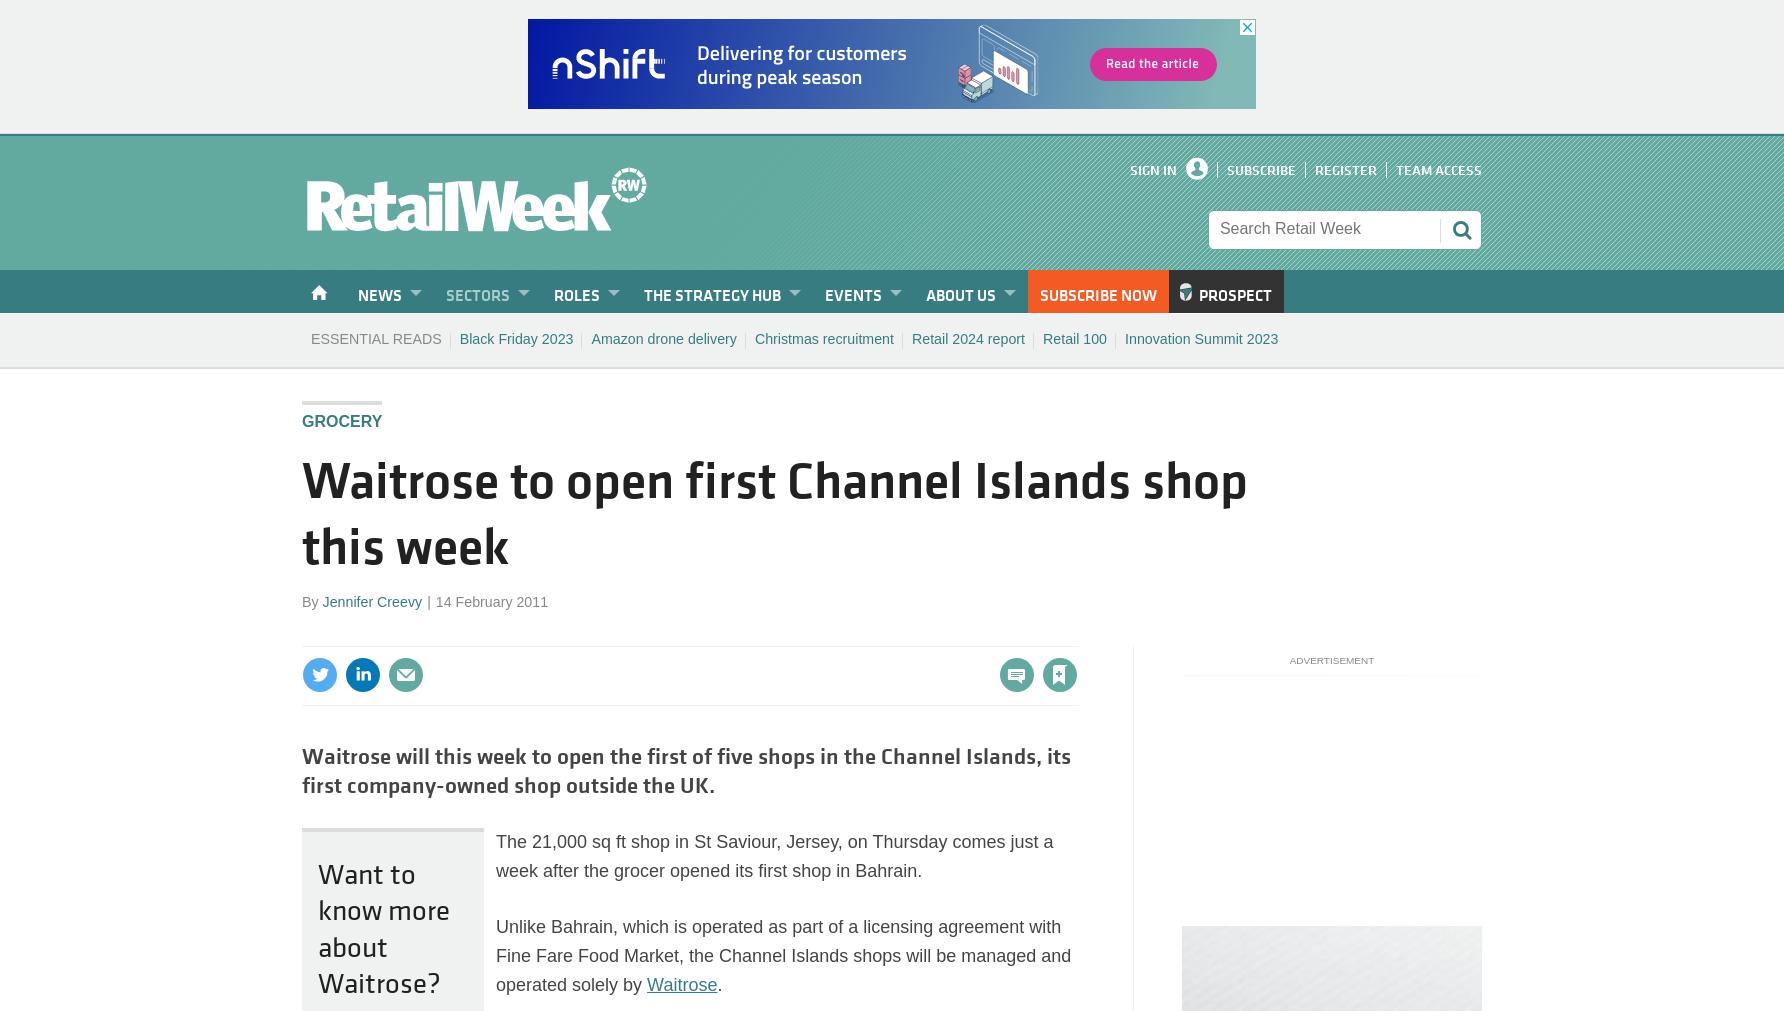 The width and height of the screenshot is (1784, 1011). Describe the element at coordinates (841, 633) in the screenshot. I see `'Sign in'` at that location.